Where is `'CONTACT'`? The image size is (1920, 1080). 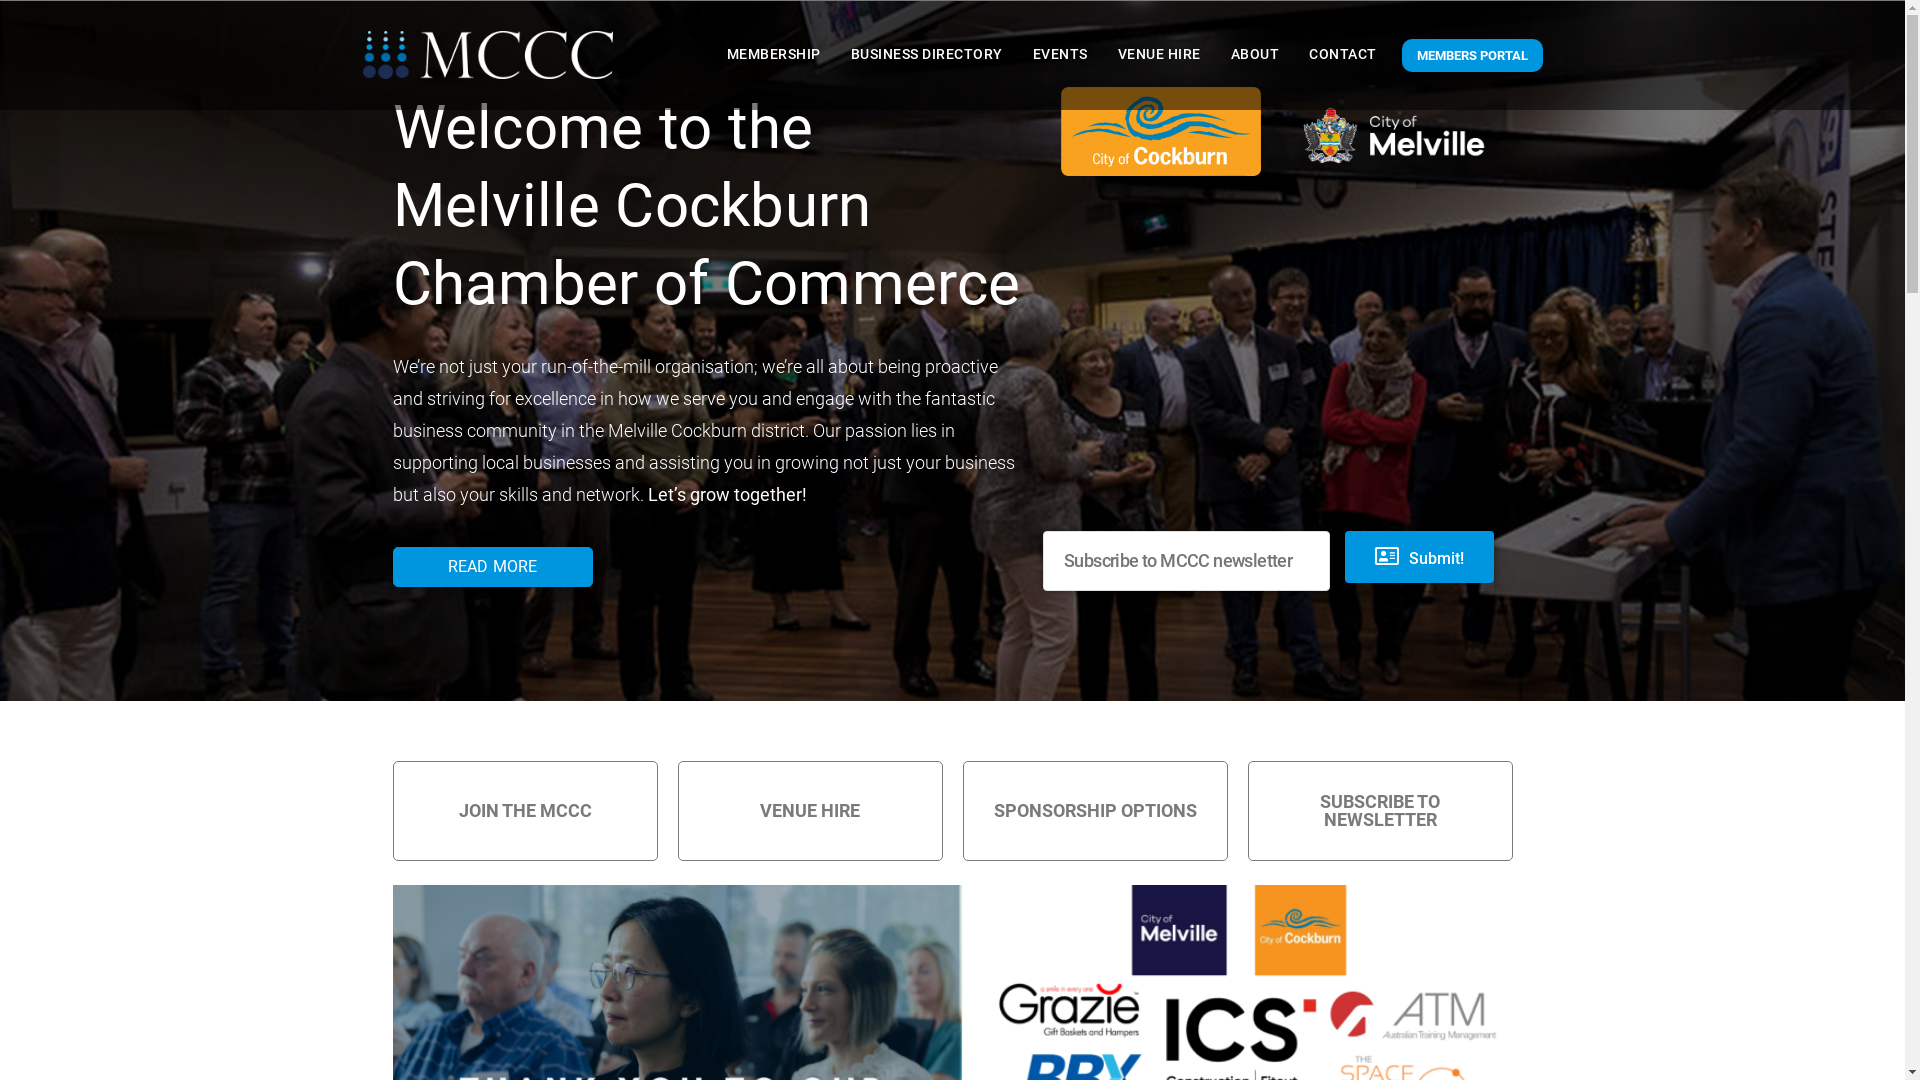
'CONTACT' is located at coordinates (1304, 53).